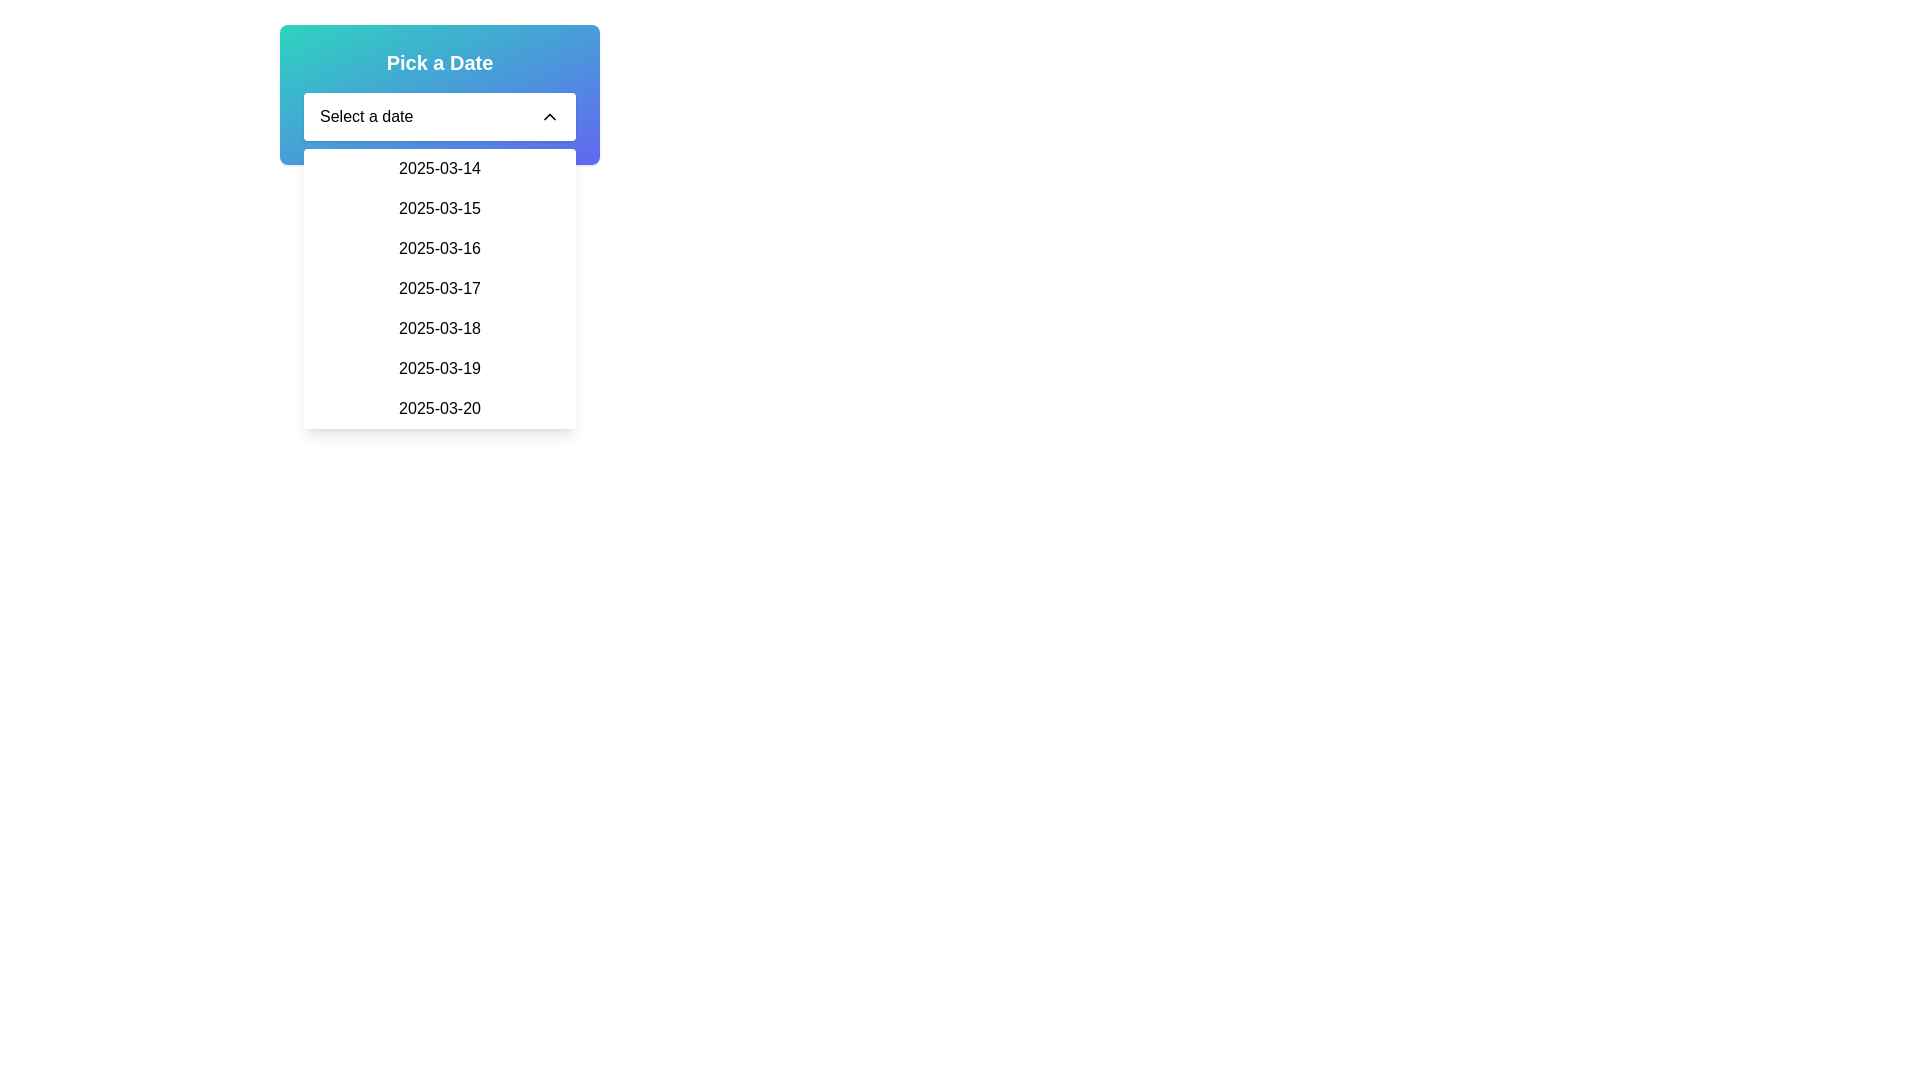 The width and height of the screenshot is (1920, 1080). Describe the element at coordinates (439, 248) in the screenshot. I see `the list item displaying the date '2025-03-16'` at that location.